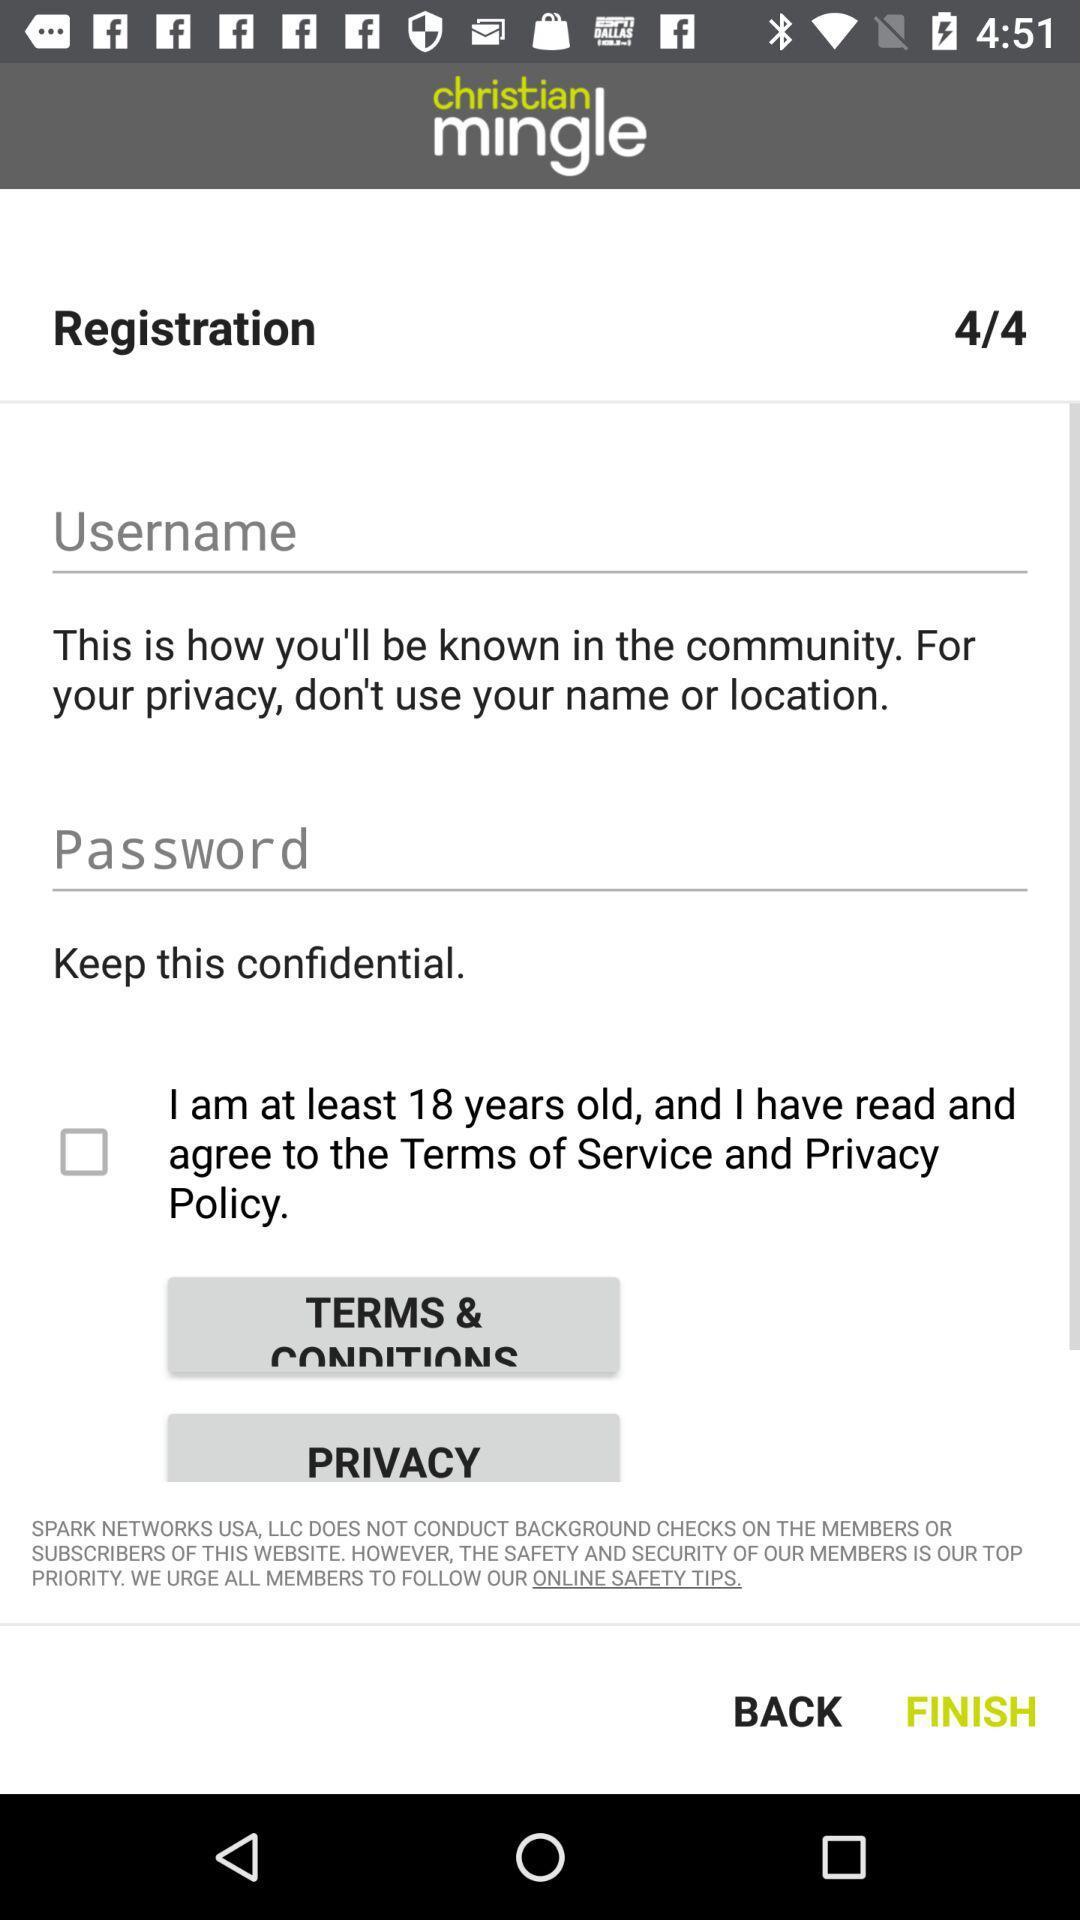 This screenshot has width=1080, height=1920. Describe the element at coordinates (393, 1324) in the screenshot. I see `terms and condition` at that location.